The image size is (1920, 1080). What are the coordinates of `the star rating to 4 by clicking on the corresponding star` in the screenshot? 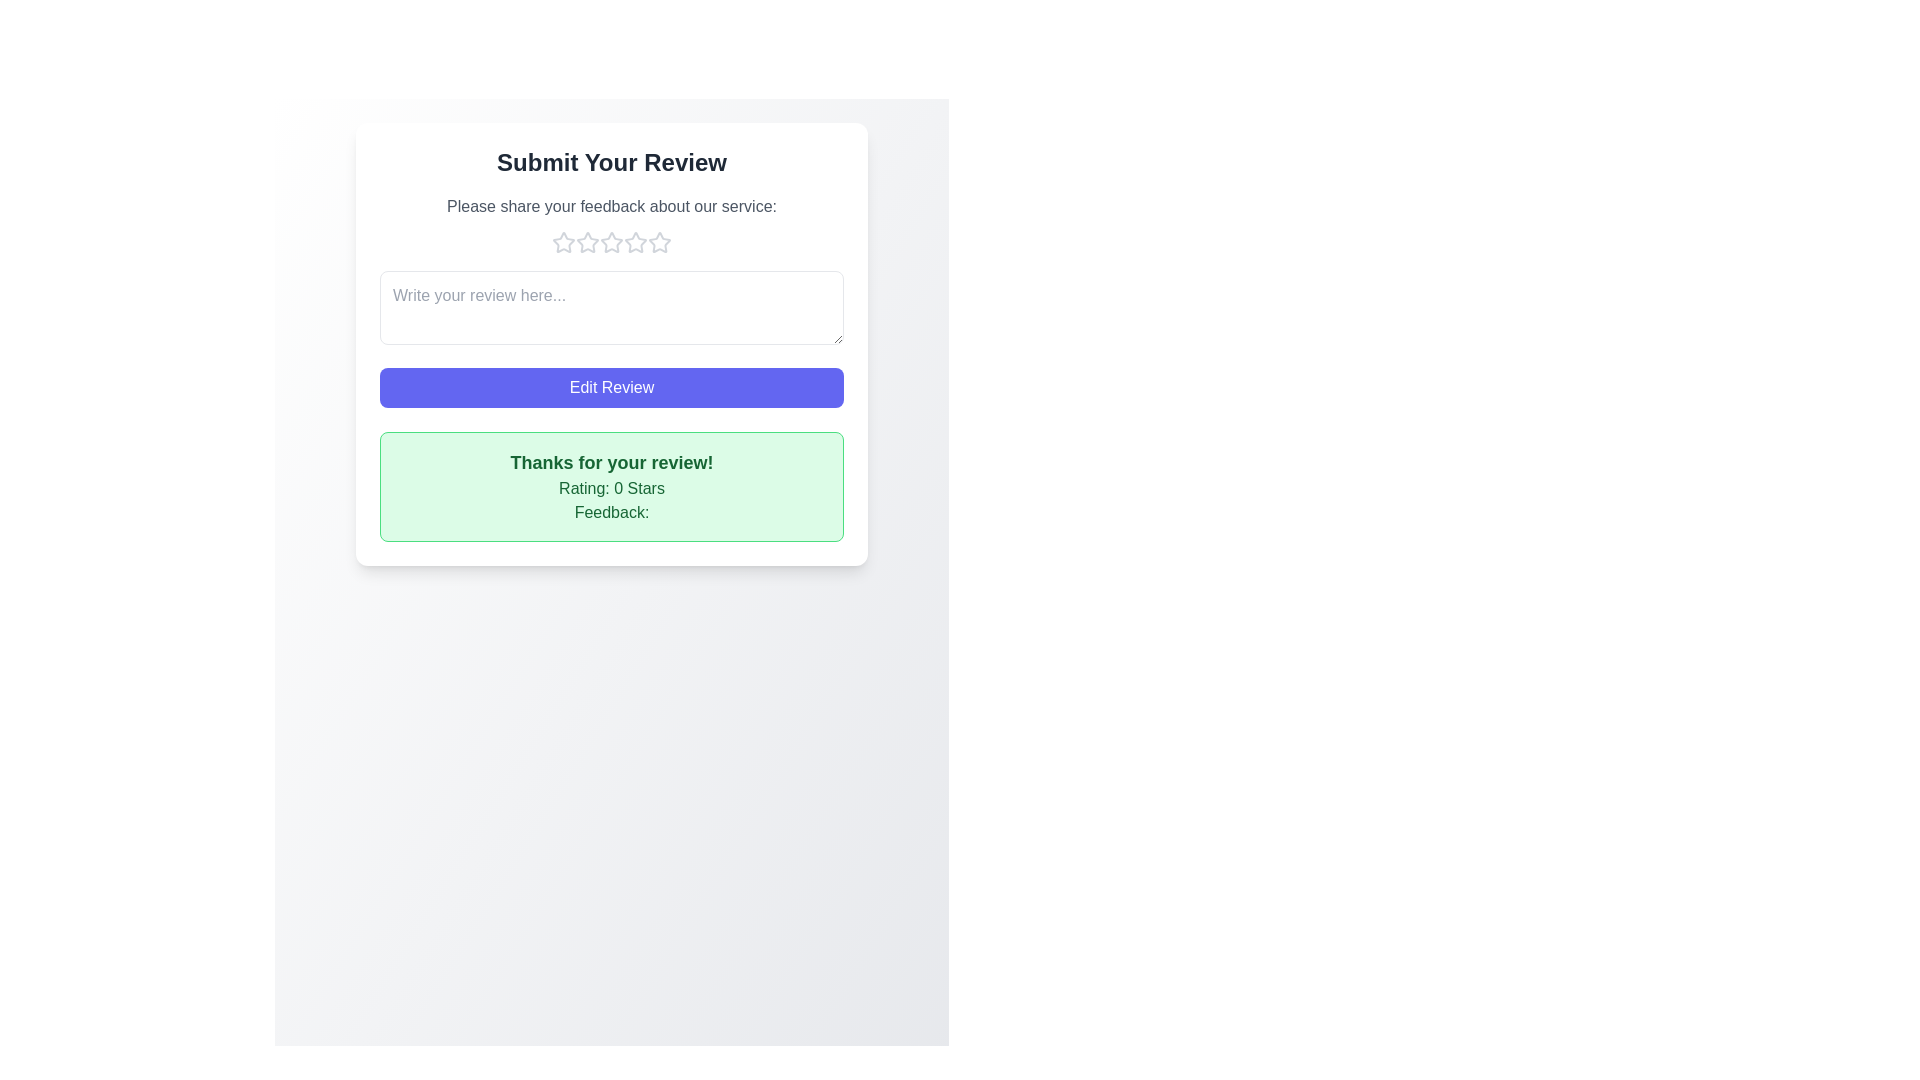 It's located at (634, 242).